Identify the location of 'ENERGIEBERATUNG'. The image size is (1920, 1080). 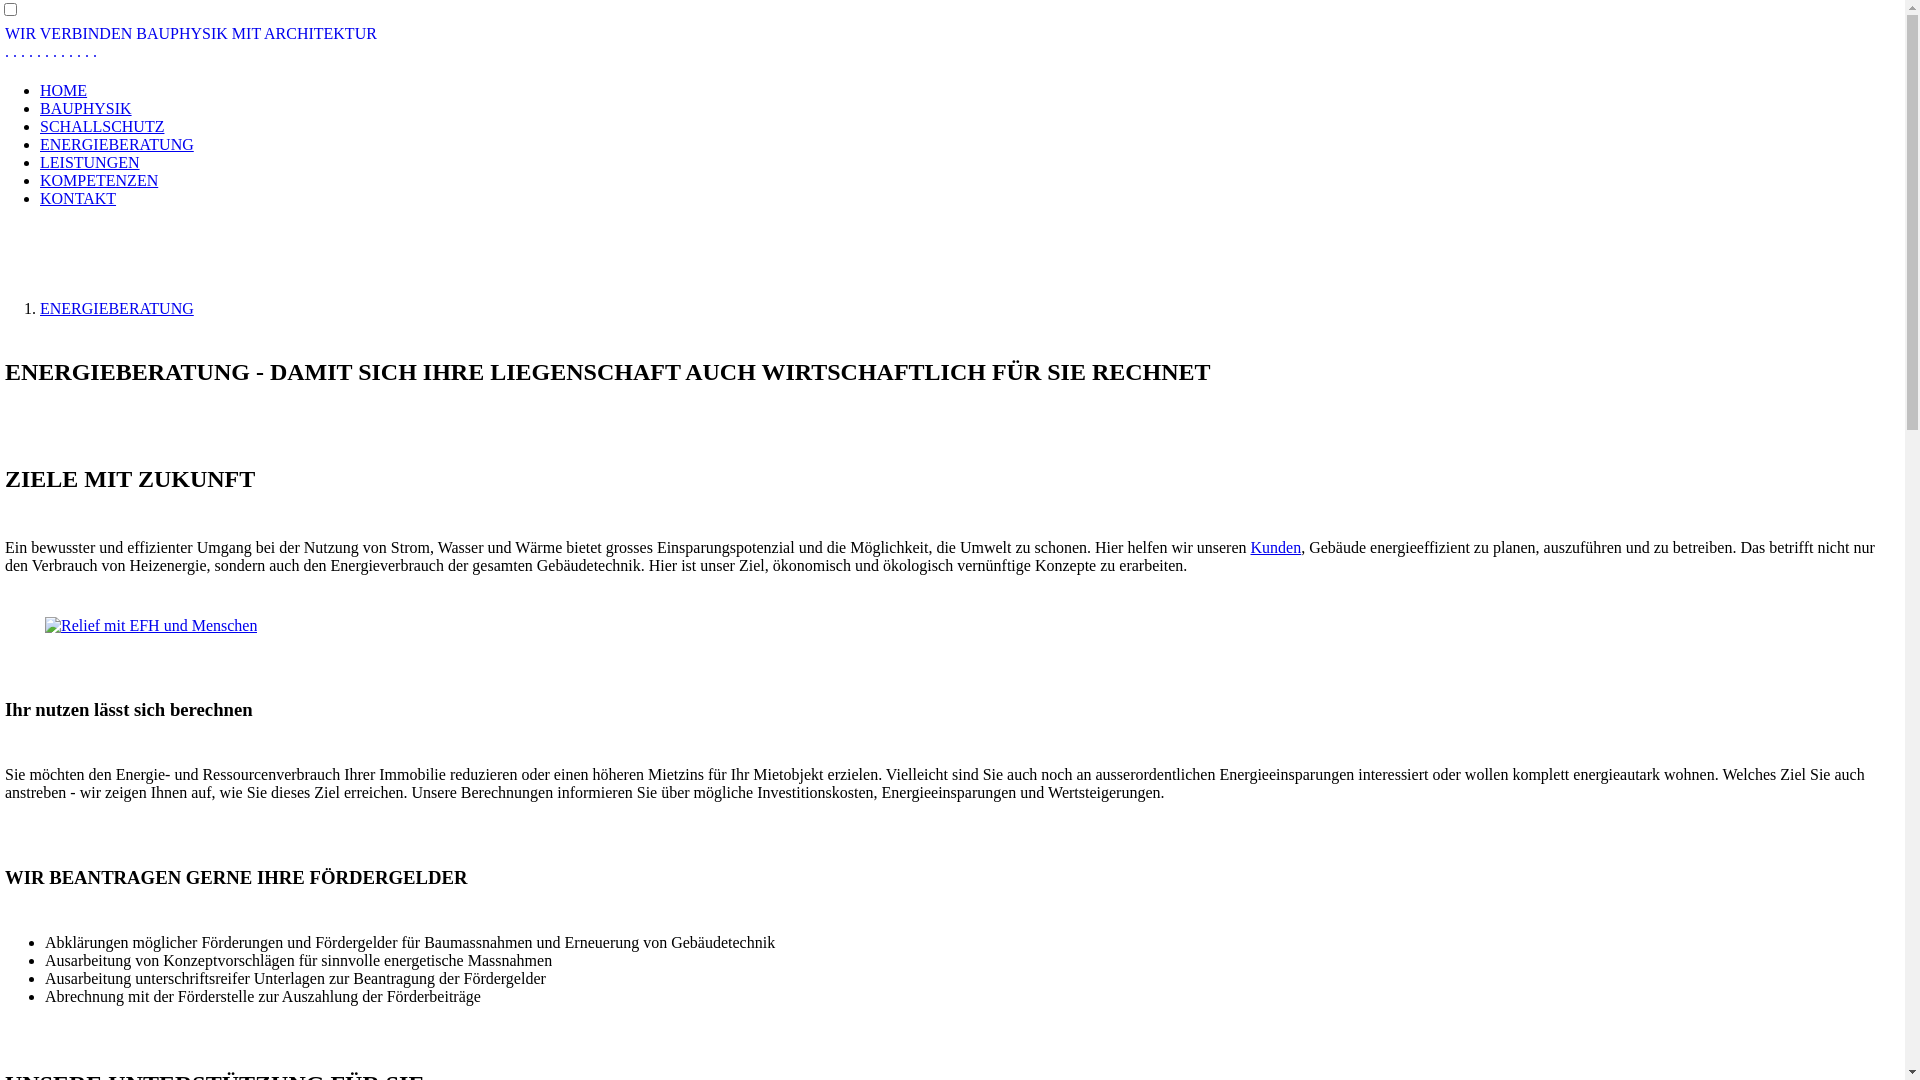
(115, 308).